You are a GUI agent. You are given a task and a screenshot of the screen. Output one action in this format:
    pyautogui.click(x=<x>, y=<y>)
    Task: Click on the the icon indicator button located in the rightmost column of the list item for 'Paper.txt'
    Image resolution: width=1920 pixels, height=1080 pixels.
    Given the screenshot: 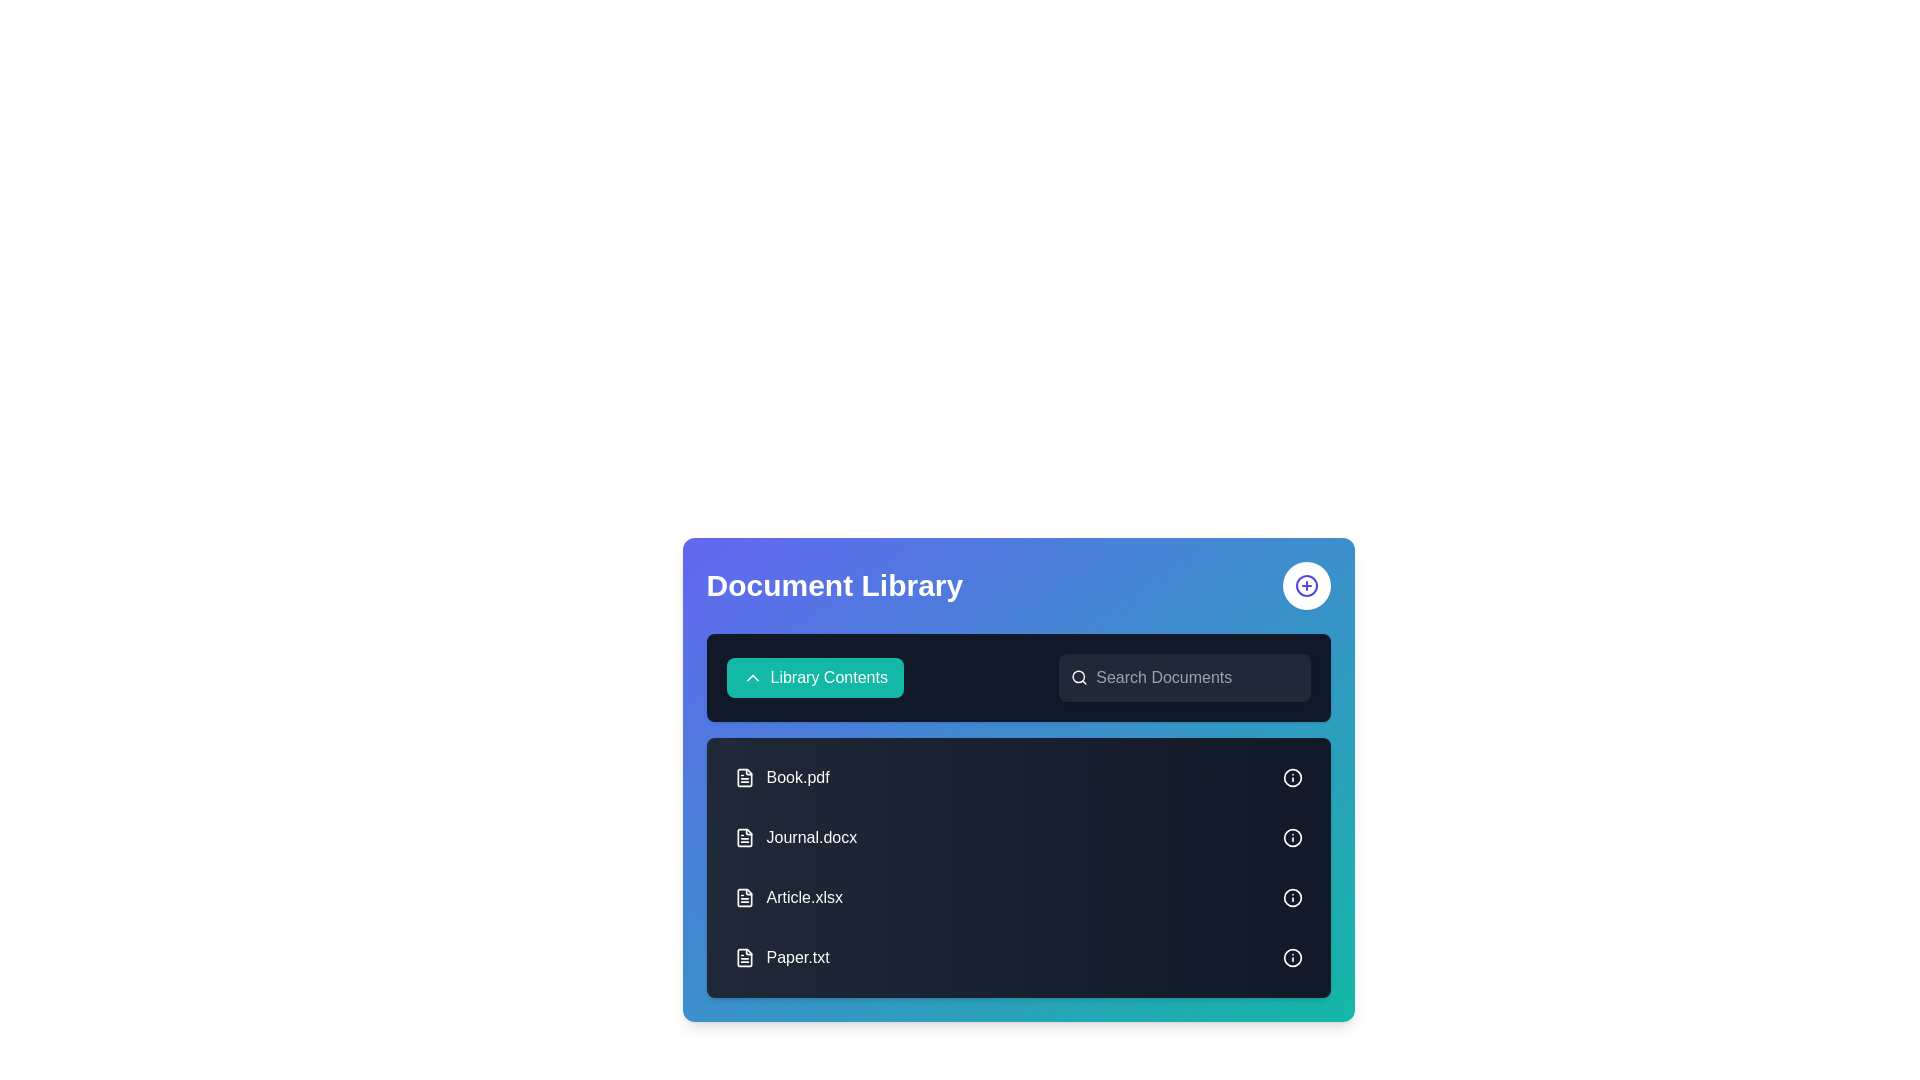 What is the action you would take?
    pyautogui.click(x=1292, y=956)
    